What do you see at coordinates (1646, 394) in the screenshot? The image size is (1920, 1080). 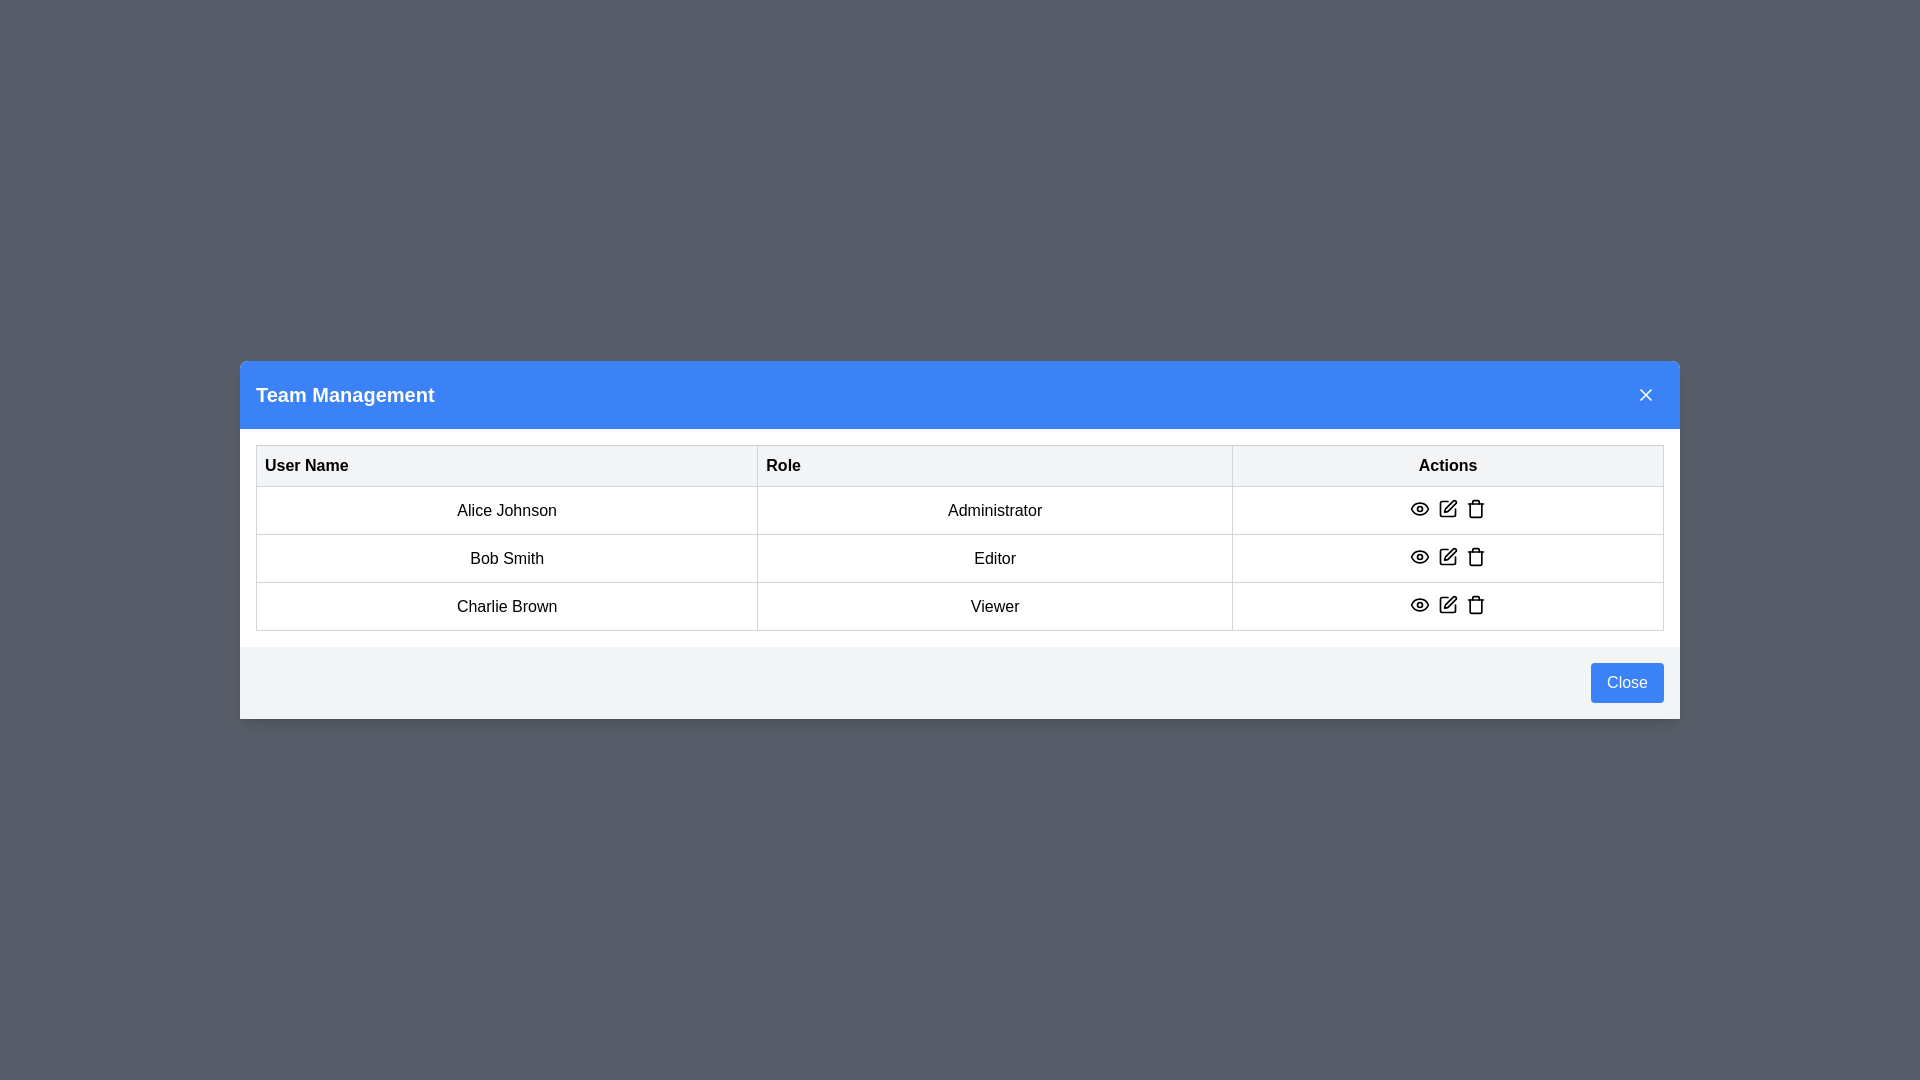 I see `the close button icon in the blue header section of the modal dialog` at bounding box center [1646, 394].